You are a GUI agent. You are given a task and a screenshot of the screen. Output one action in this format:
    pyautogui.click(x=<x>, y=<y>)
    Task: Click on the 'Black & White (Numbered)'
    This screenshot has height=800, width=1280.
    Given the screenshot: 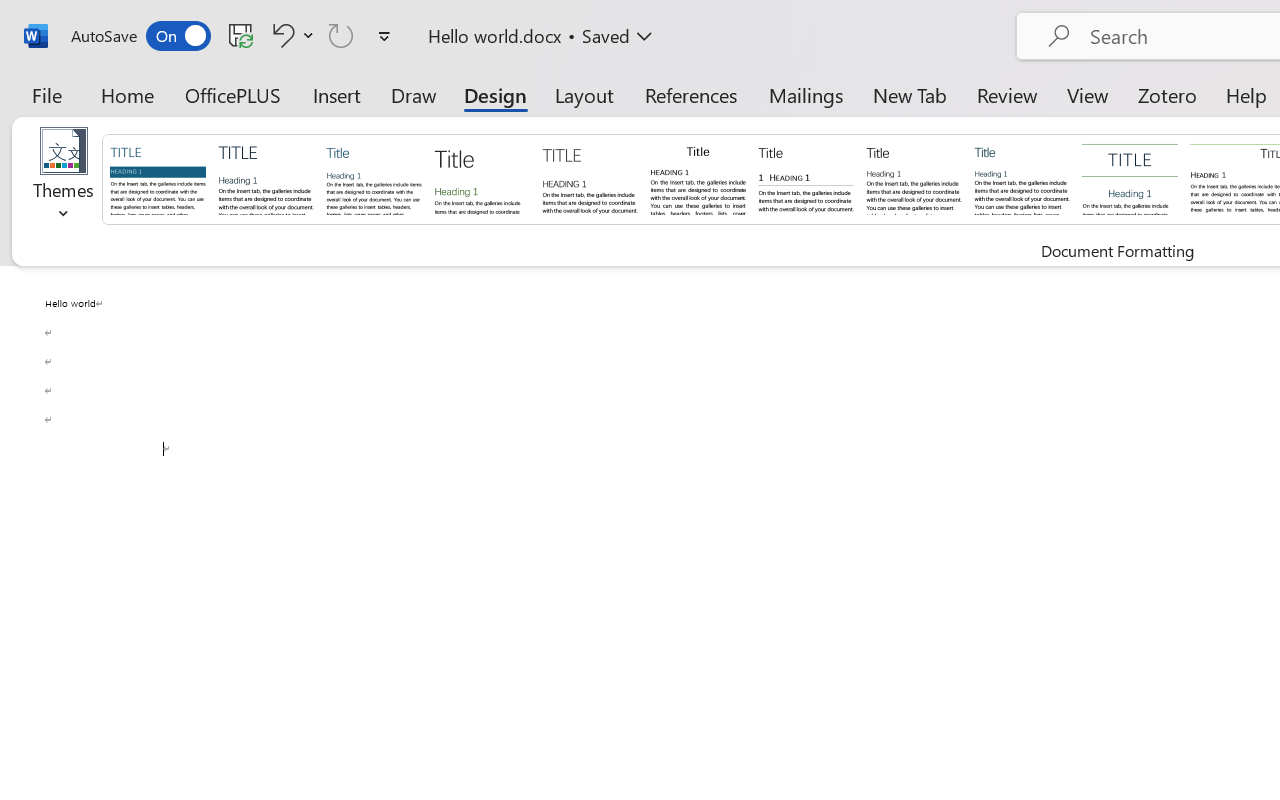 What is the action you would take?
    pyautogui.click(x=806, y=177)
    